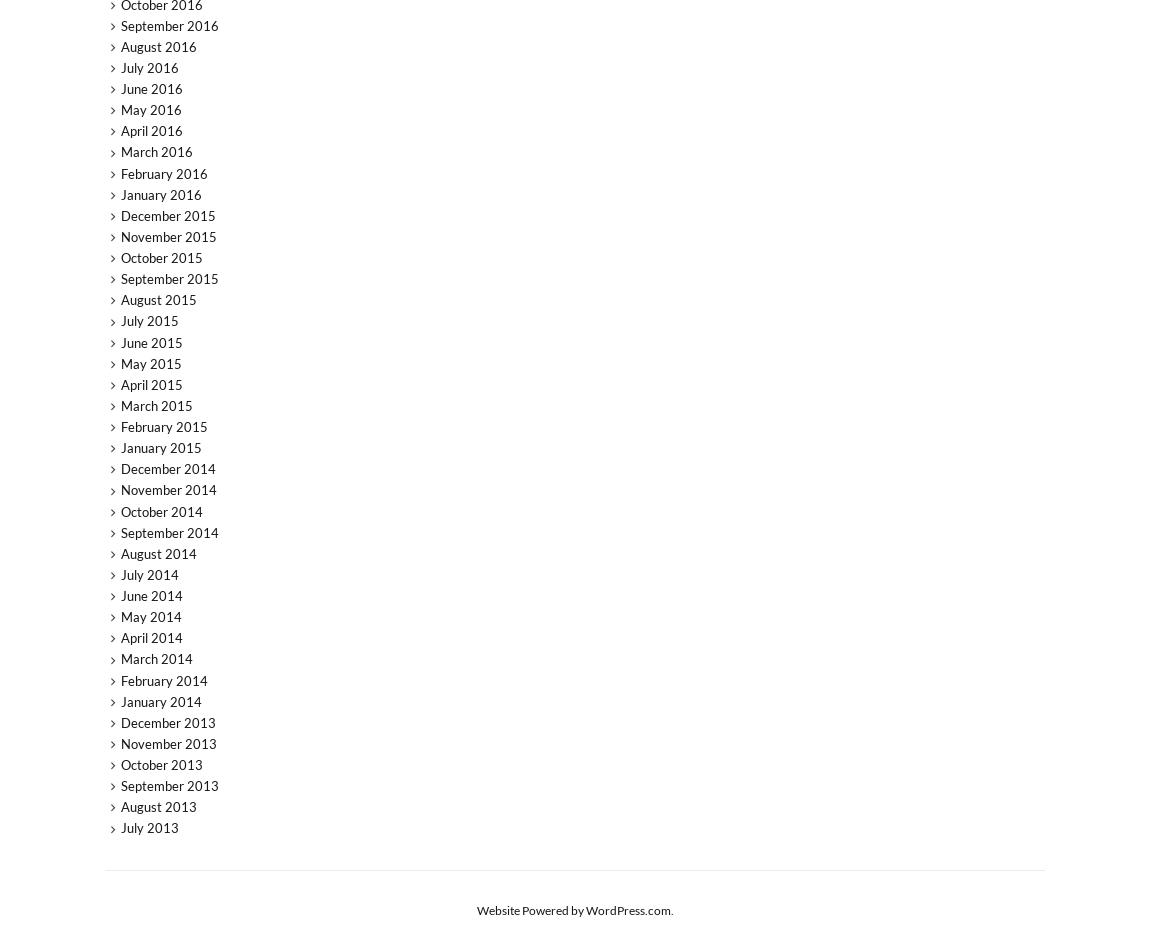 The width and height of the screenshot is (1150, 949). Describe the element at coordinates (118, 426) in the screenshot. I see `'February 2015'` at that location.